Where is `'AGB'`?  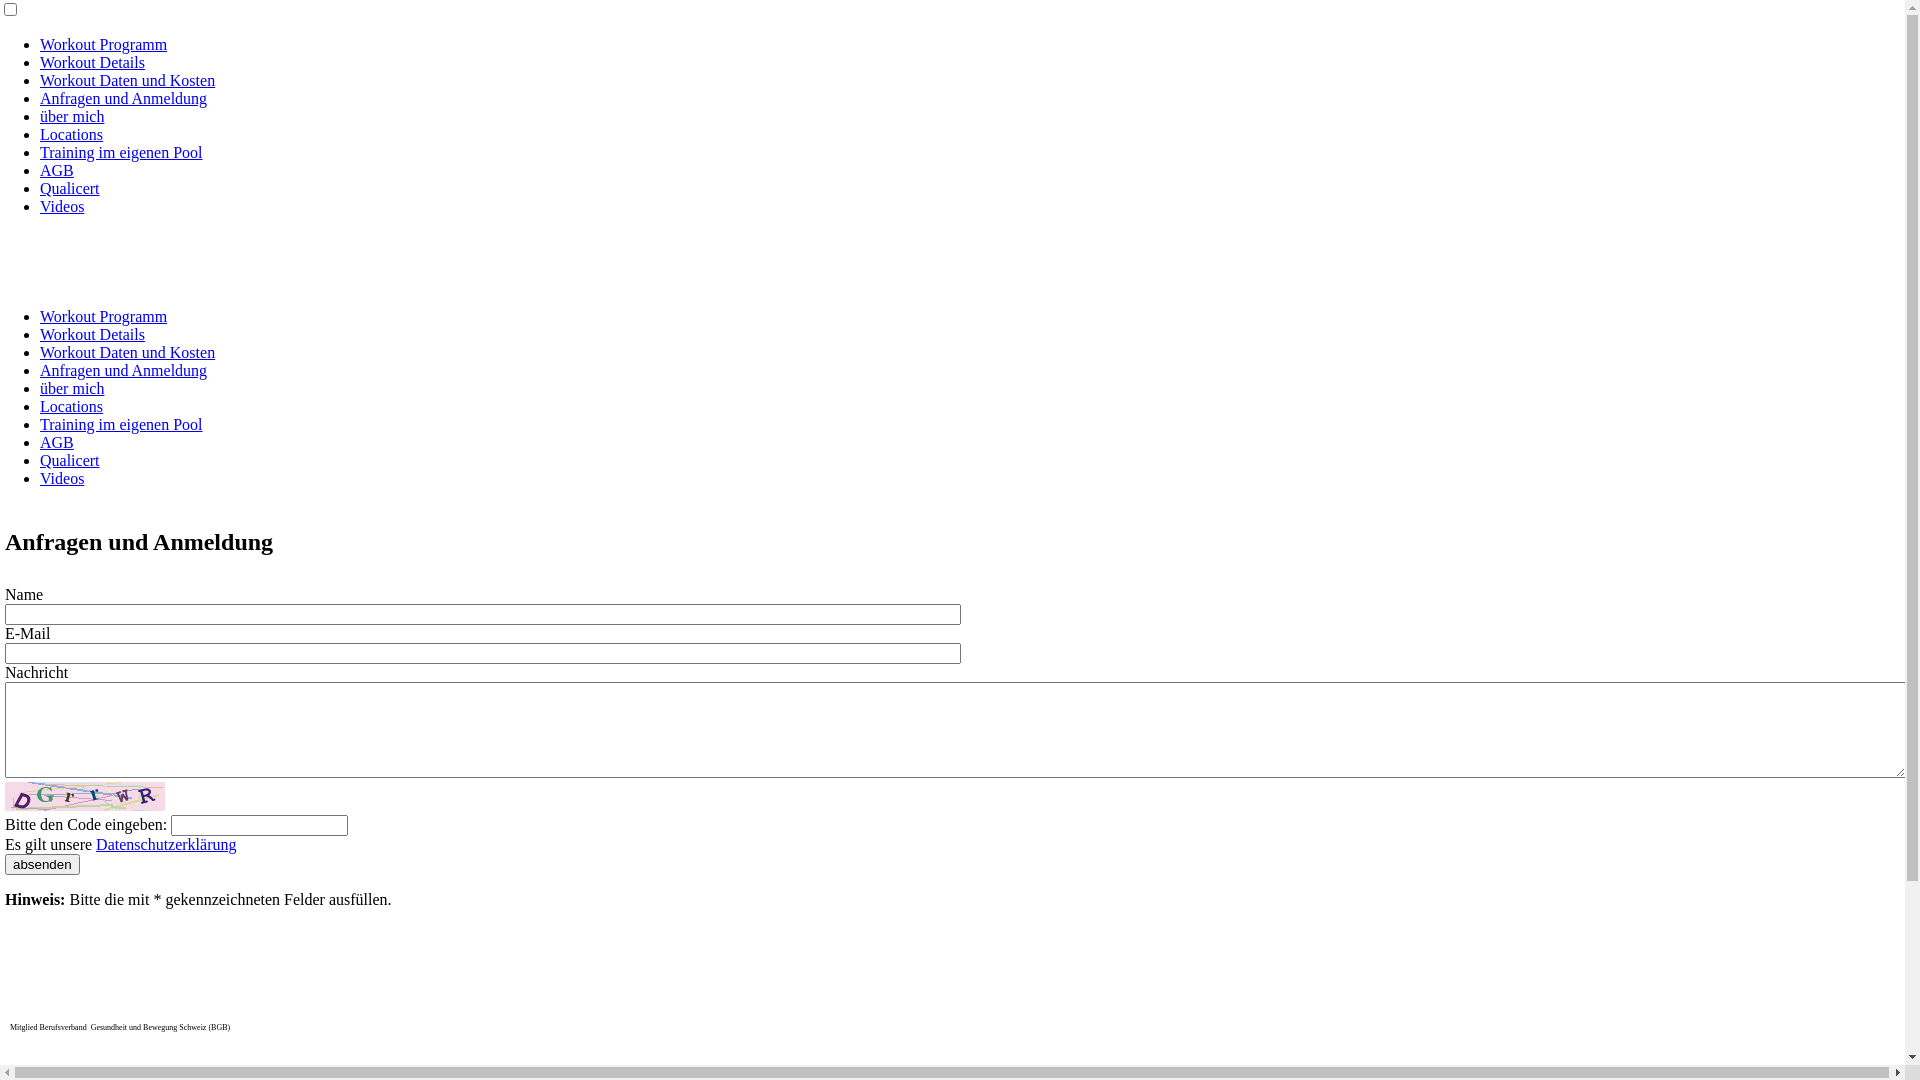 'AGB' is located at coordinates (57, 441).